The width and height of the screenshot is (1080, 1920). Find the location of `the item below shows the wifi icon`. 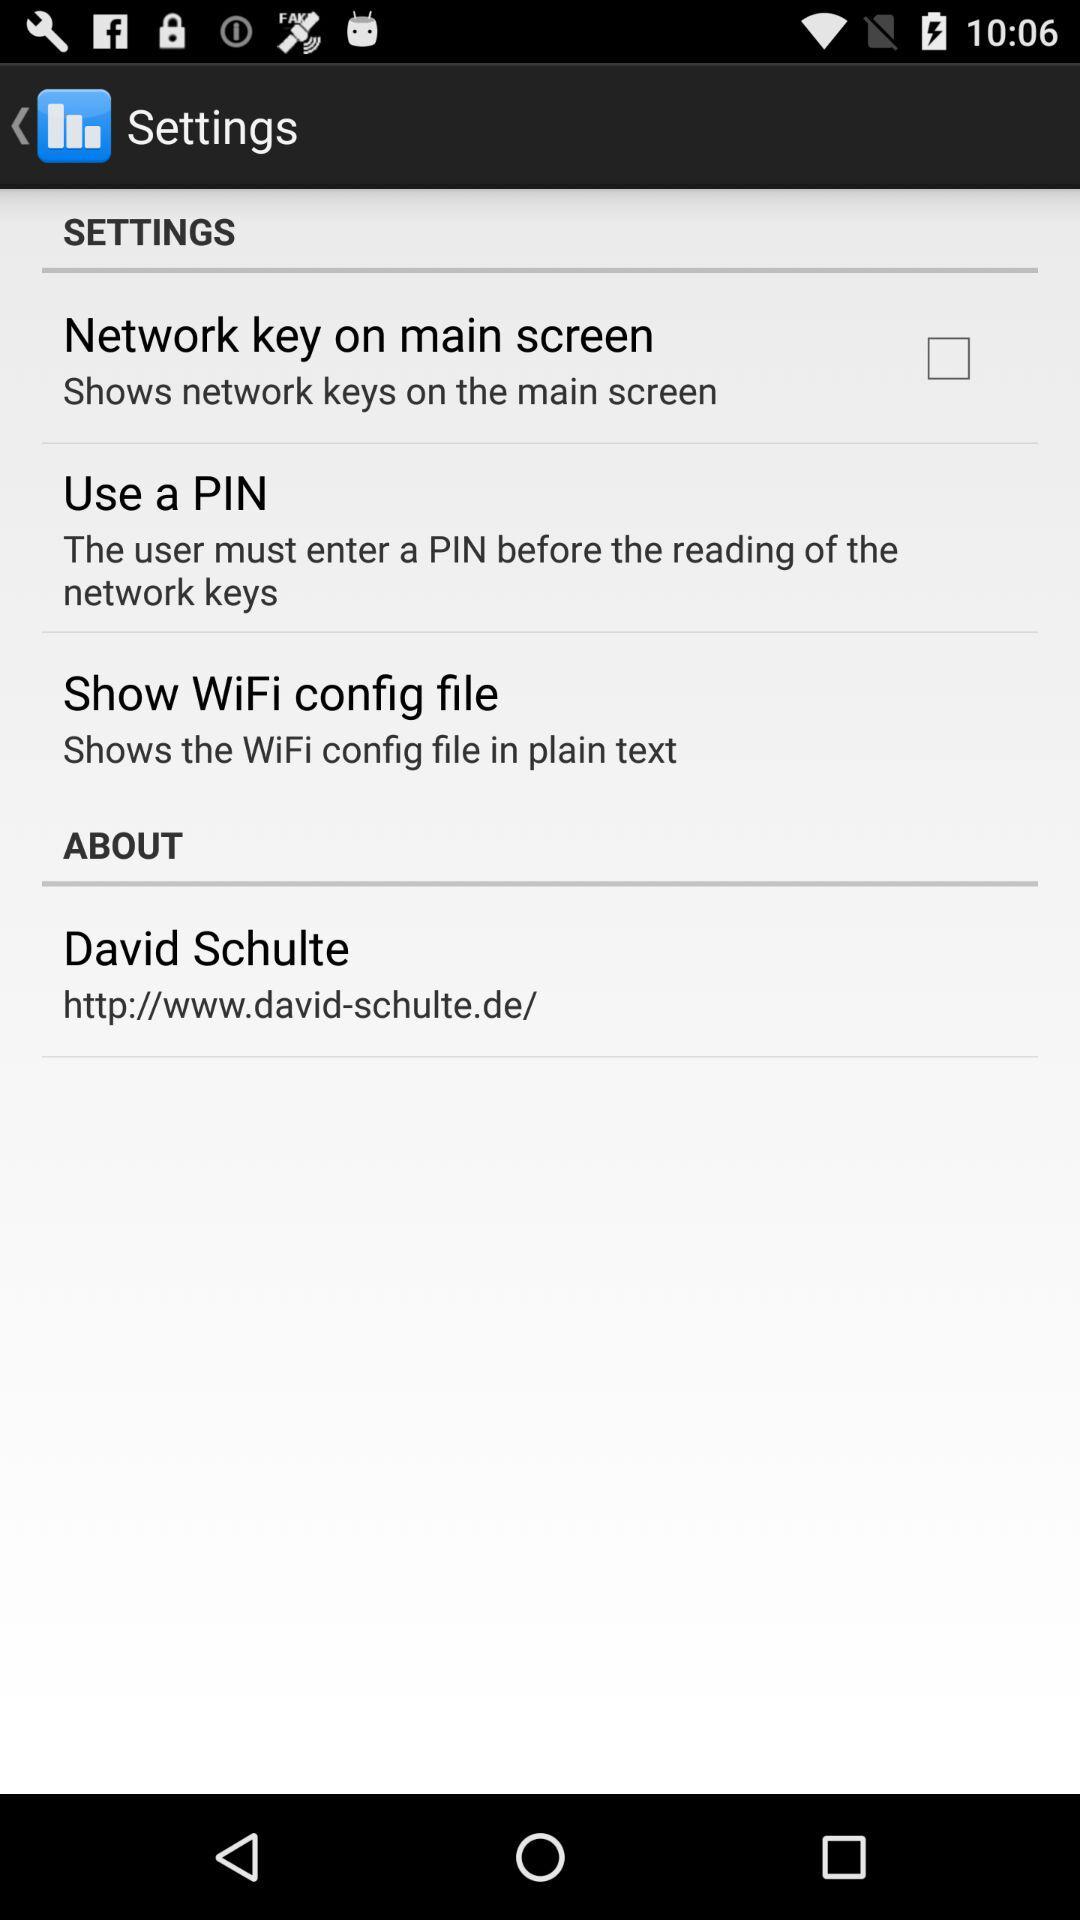

the item below shows the wifi icon is located at coordinates (540, 844).